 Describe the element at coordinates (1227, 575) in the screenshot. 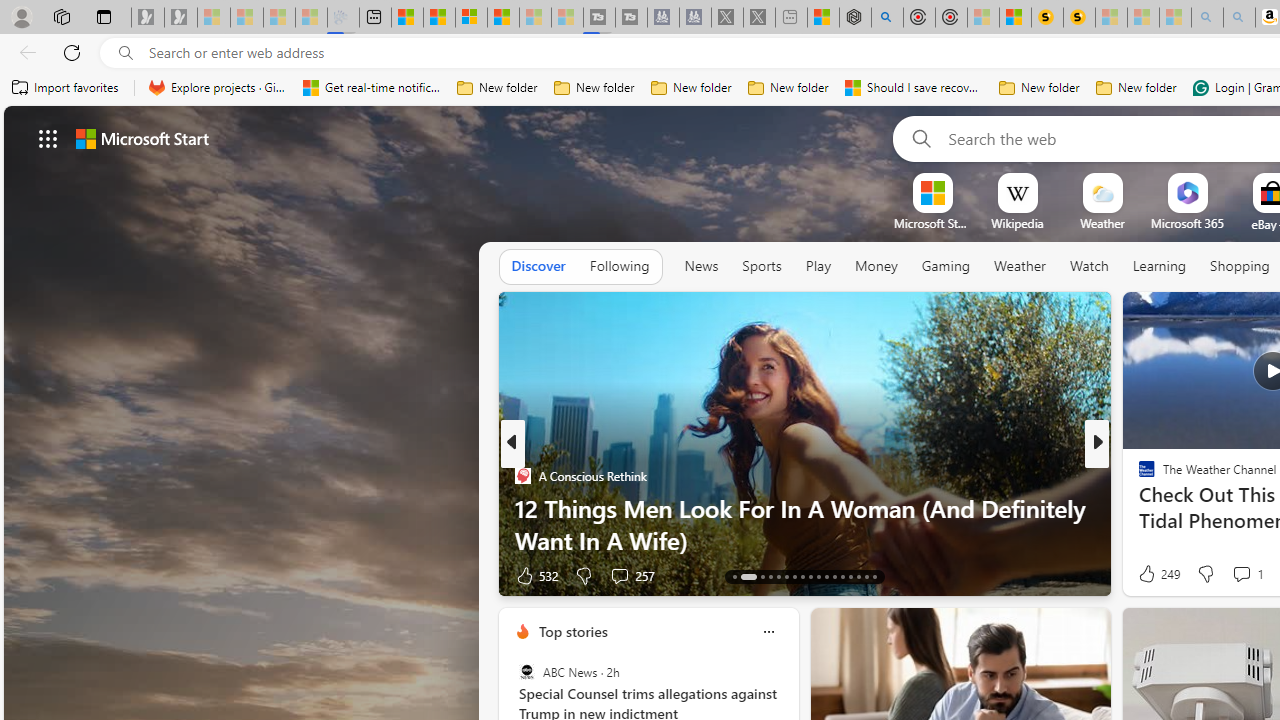

I see `'View comments 2 Comment'` at that location.